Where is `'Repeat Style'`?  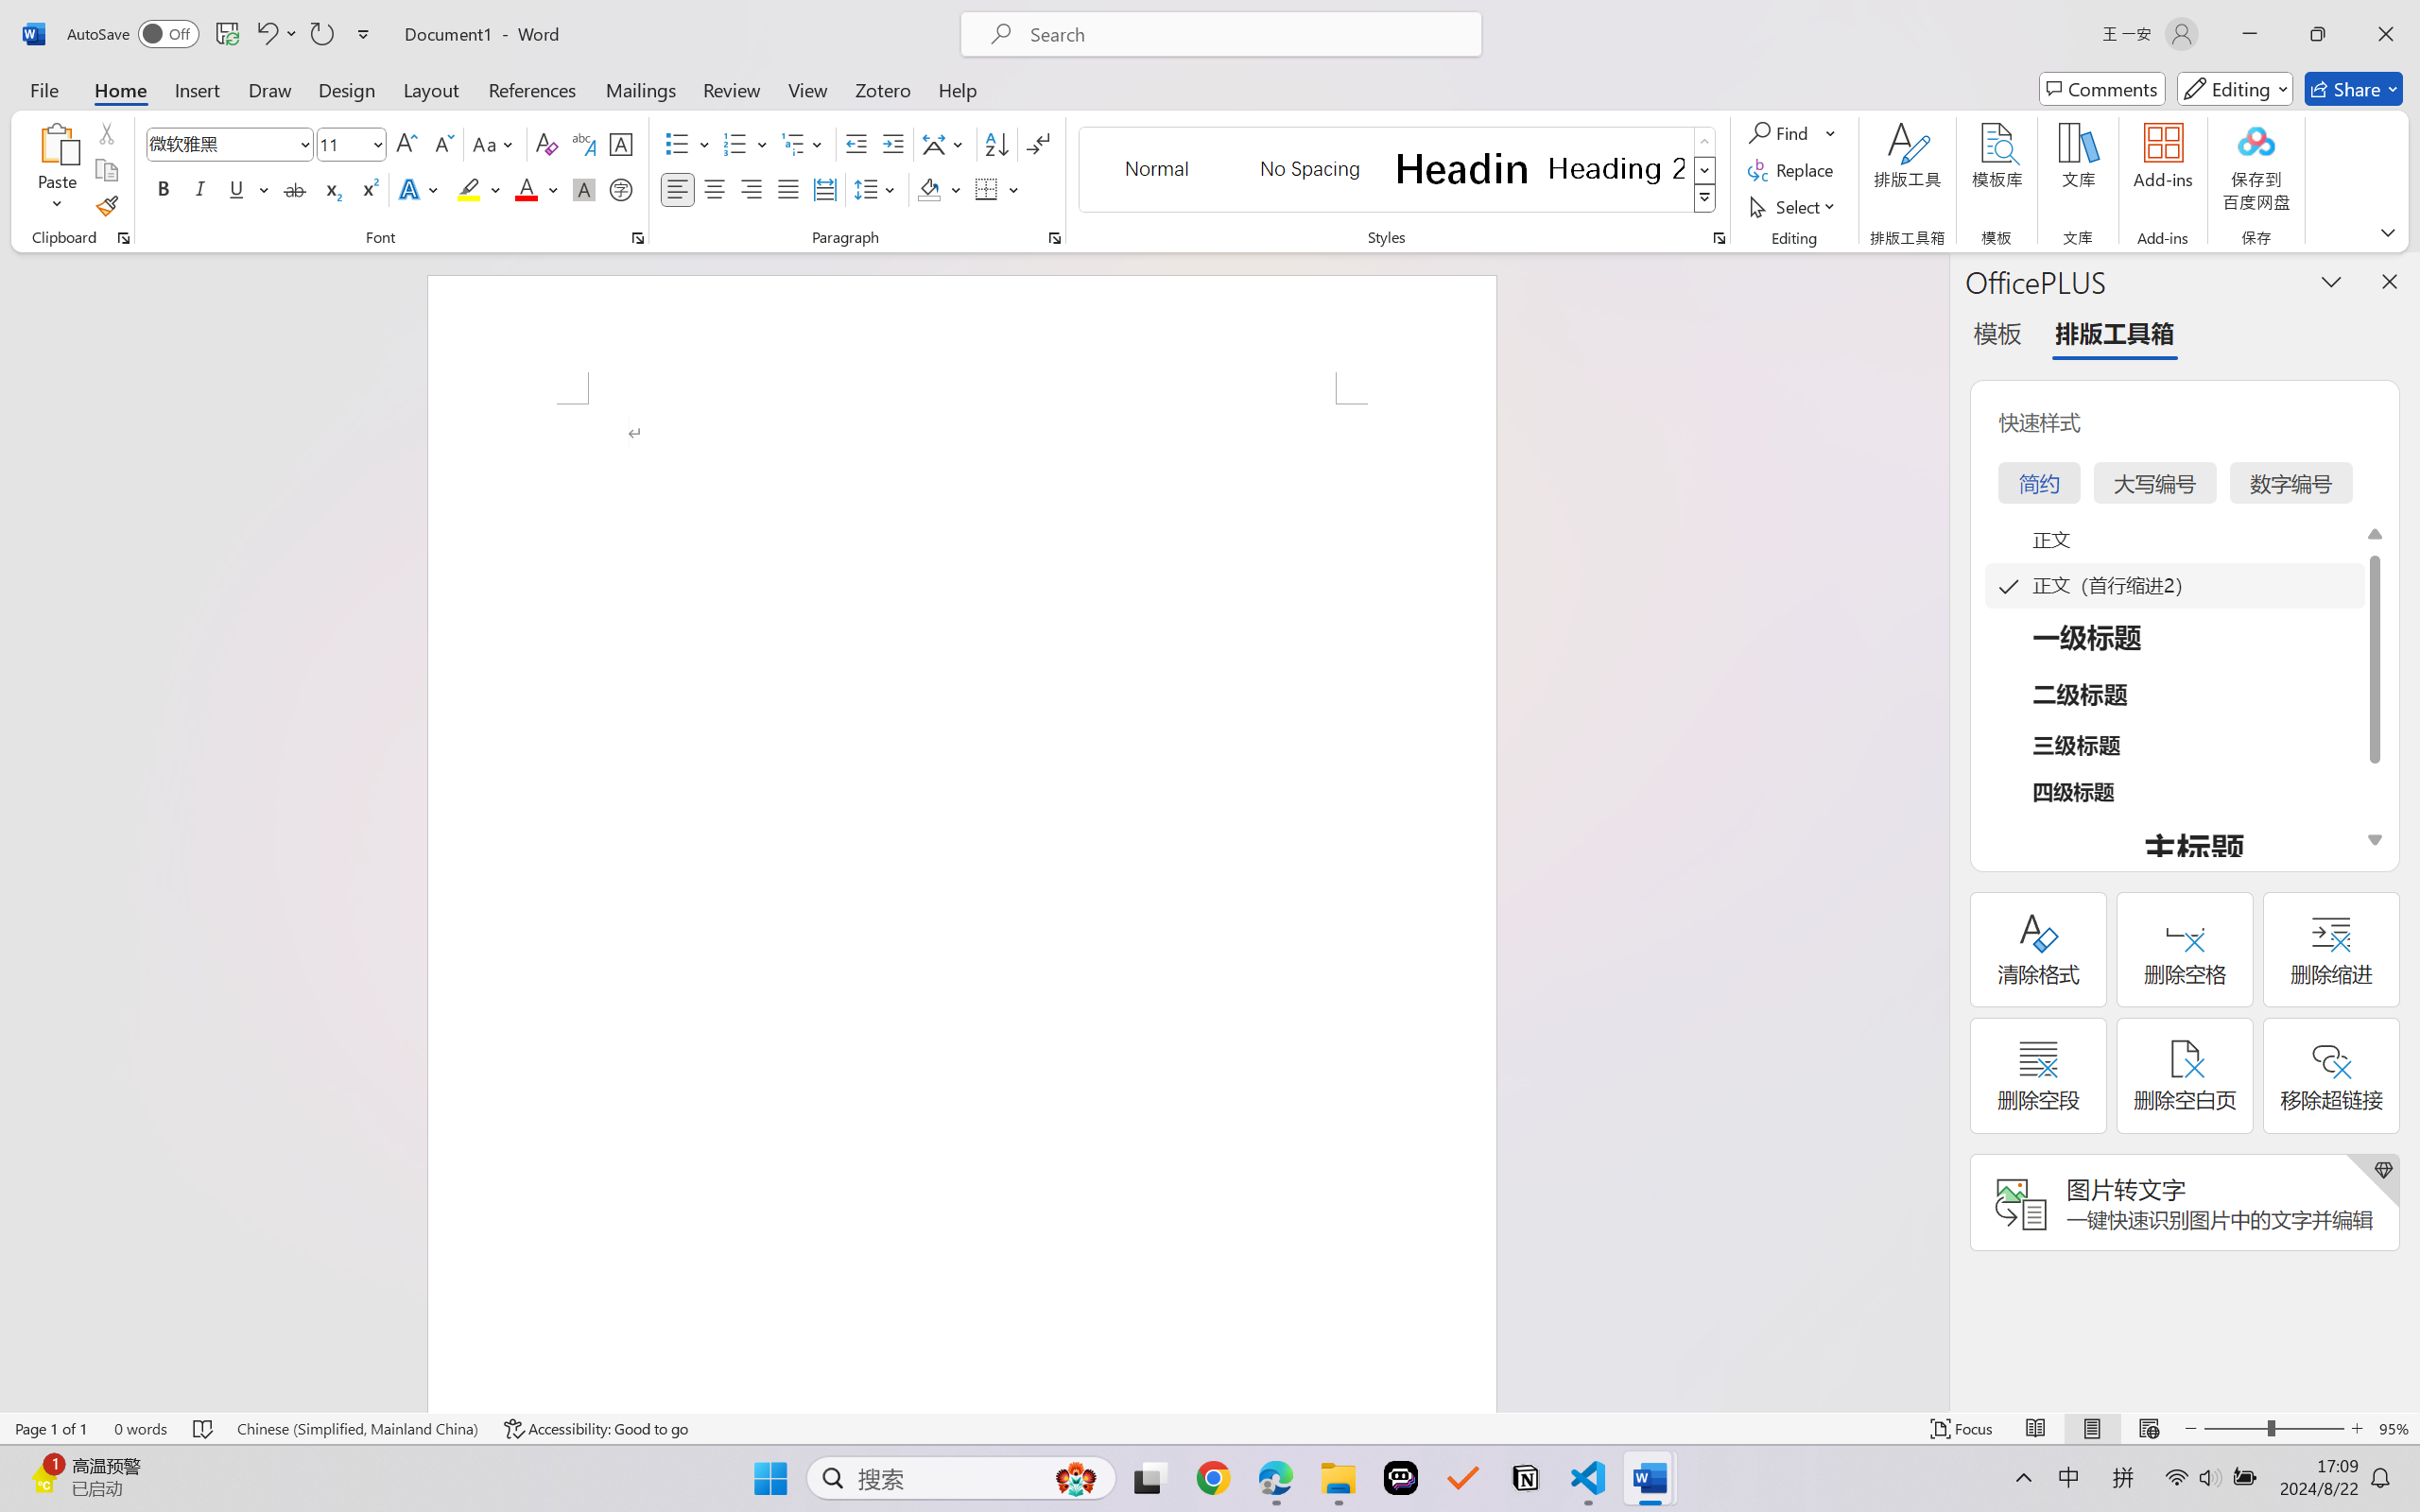
'Repeat Style' is located at coordinates (320, 33).